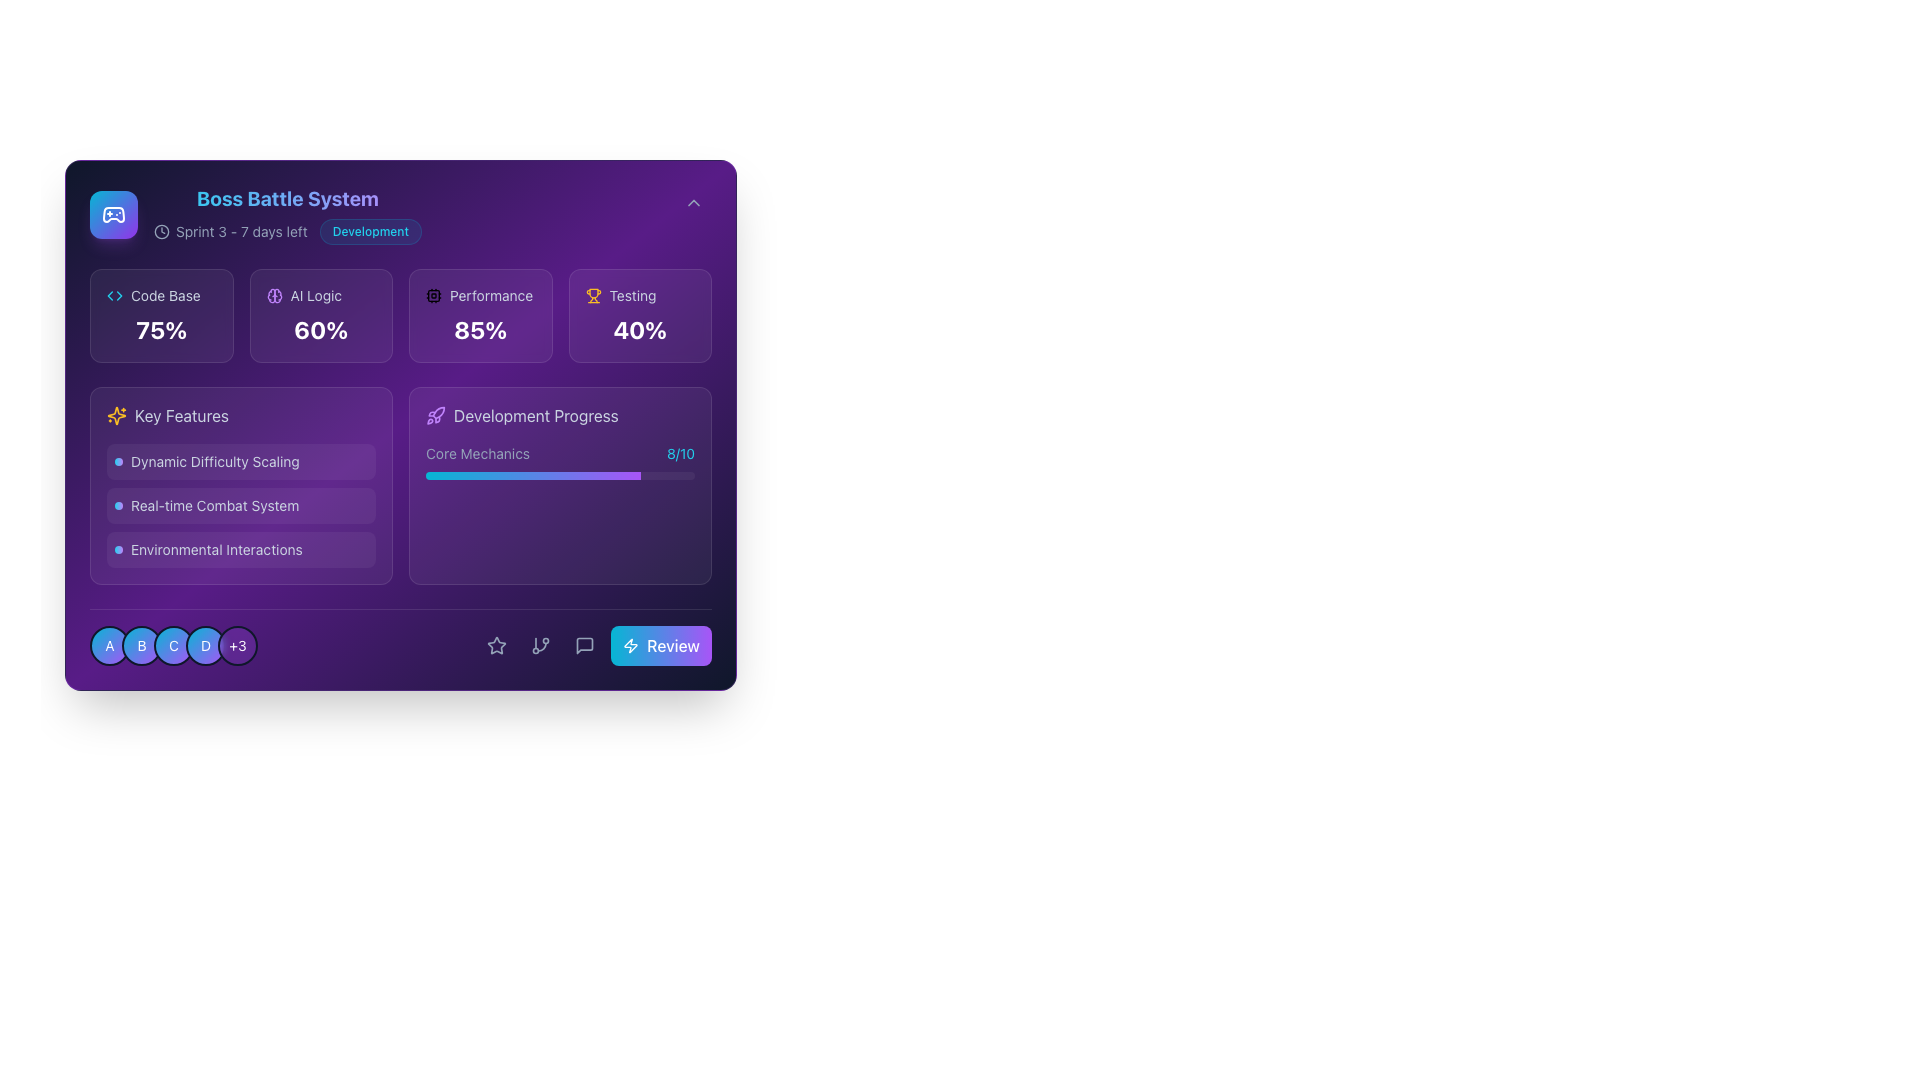 Image resolution: width=1920 pixels, height=1080 pixels. I want to click on the displayed score '8/10' in bright cyan-blue font against a dark purple background, located next to the label 'Core Mechanics' within the 'Development Progress' section, so click(681, 454).